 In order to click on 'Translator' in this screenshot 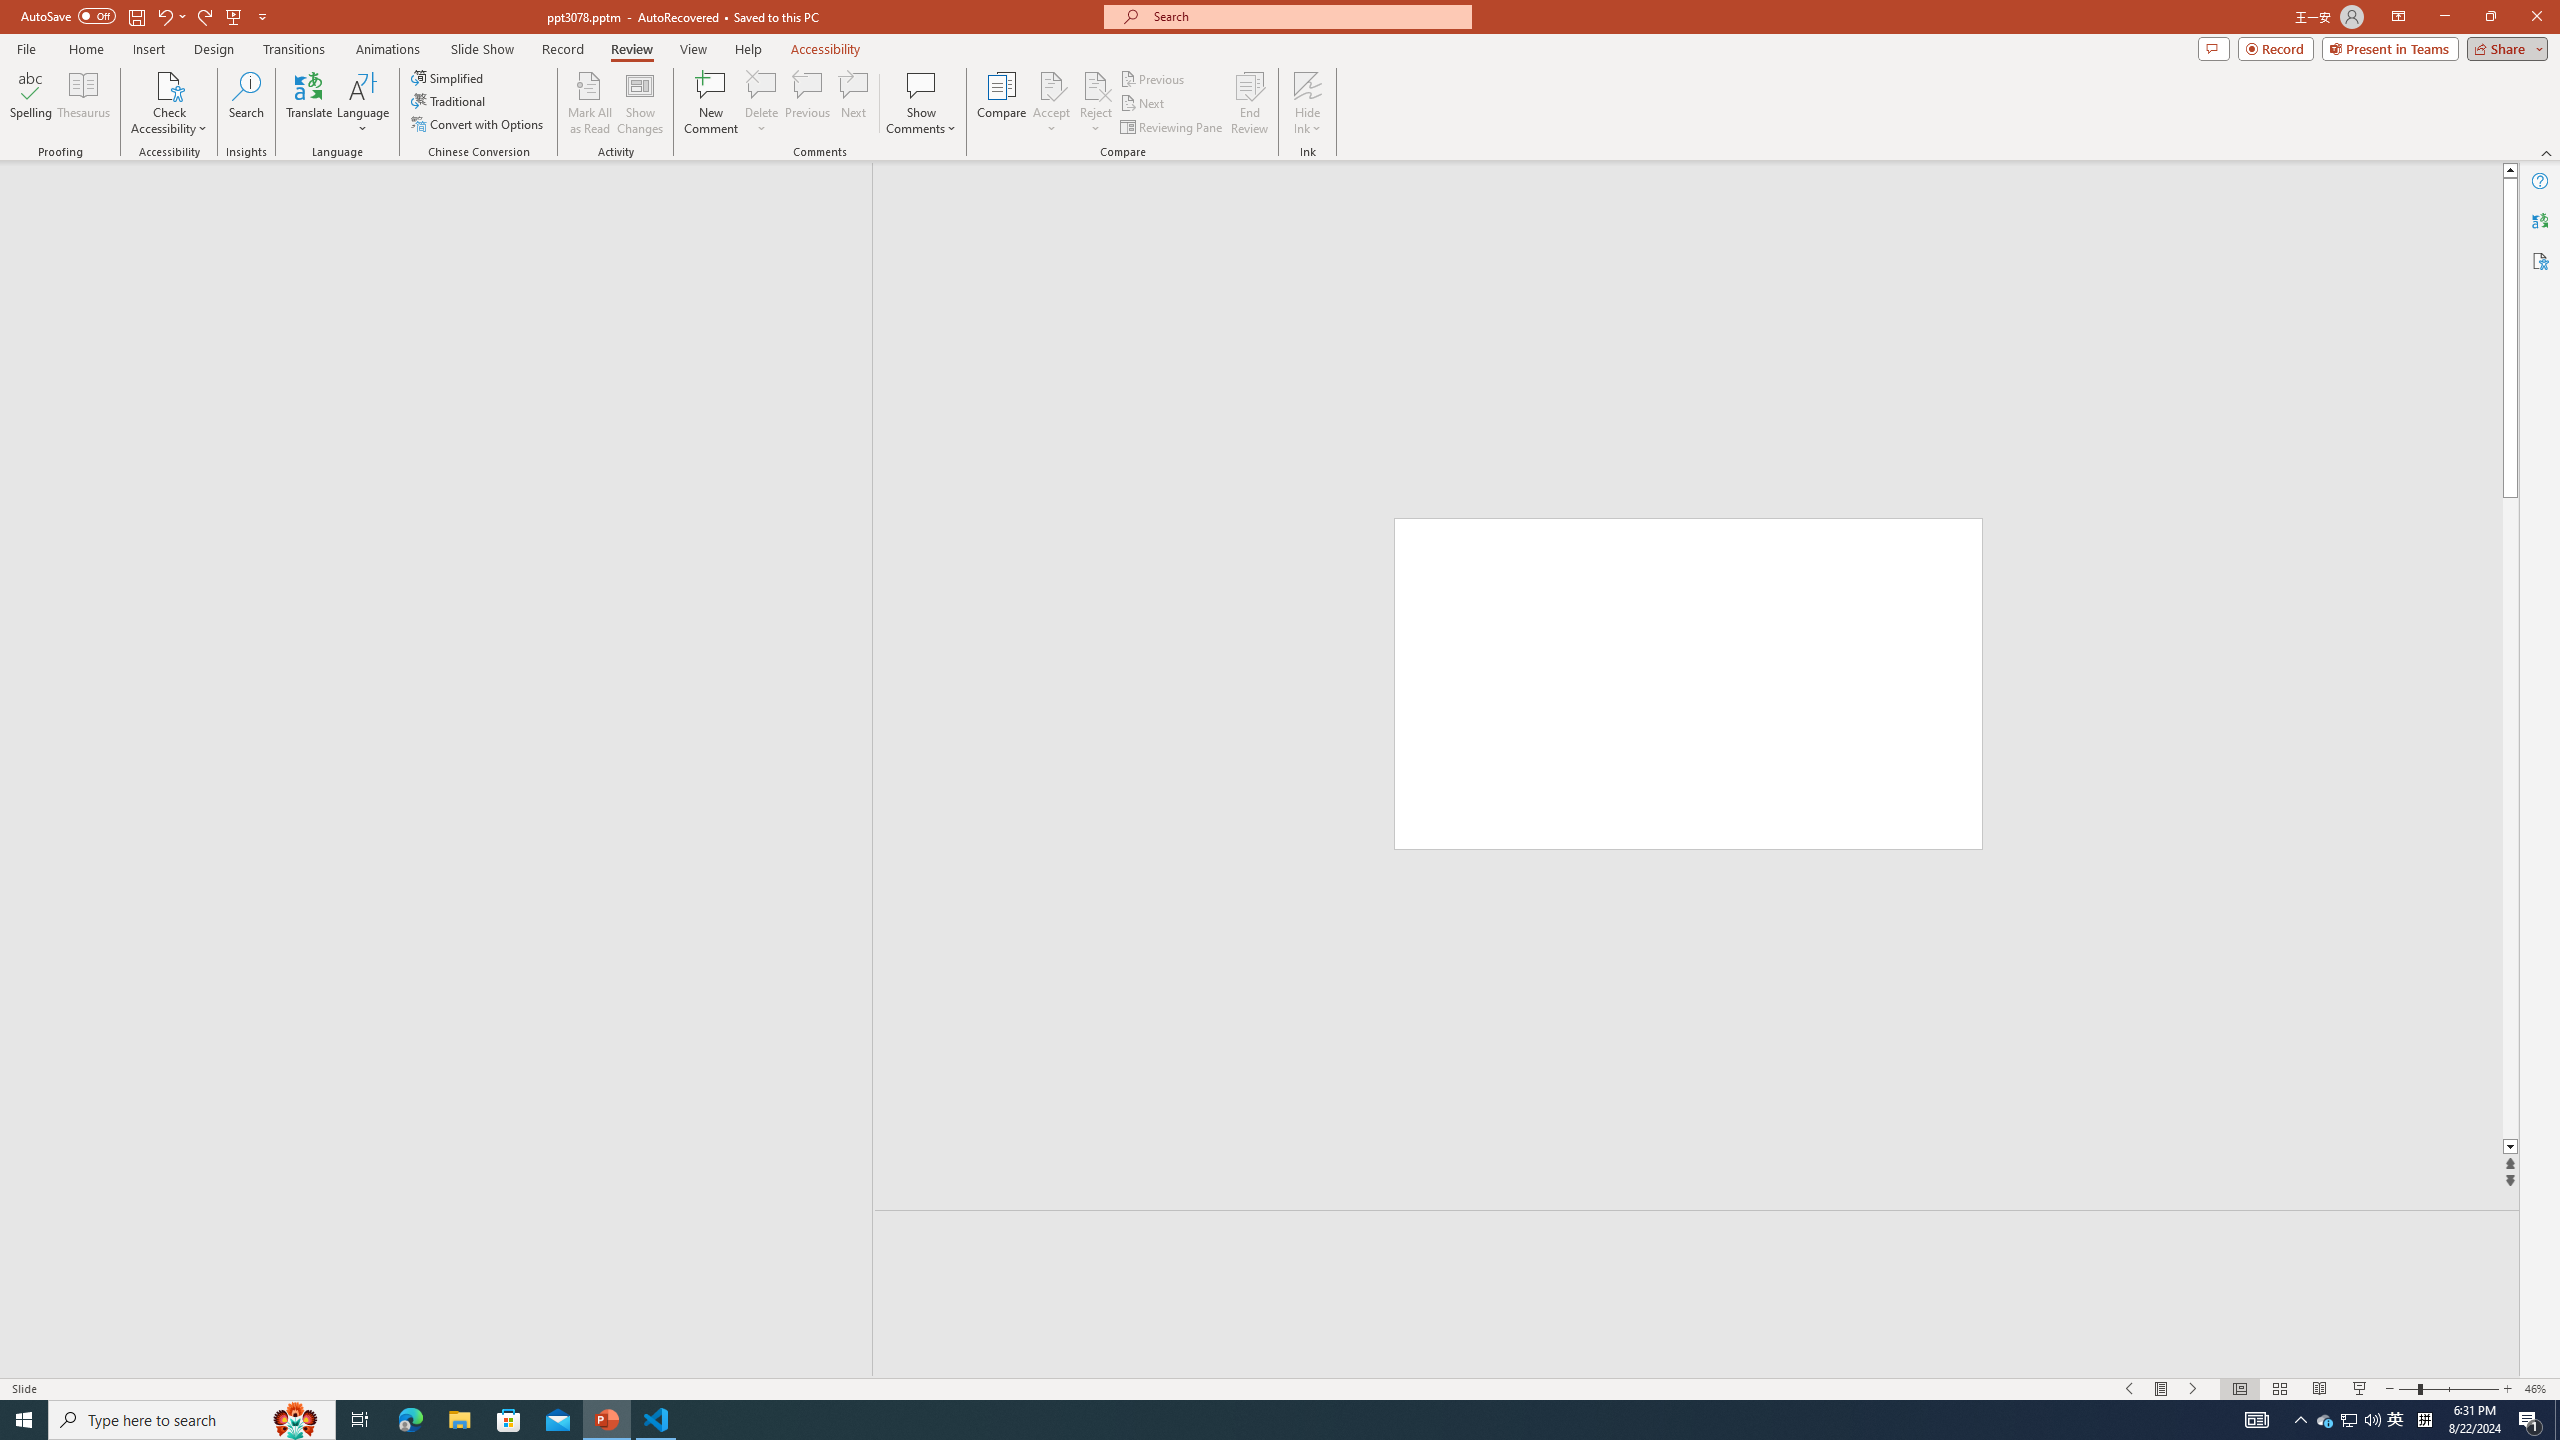, I will do `click(2539, 221)`.